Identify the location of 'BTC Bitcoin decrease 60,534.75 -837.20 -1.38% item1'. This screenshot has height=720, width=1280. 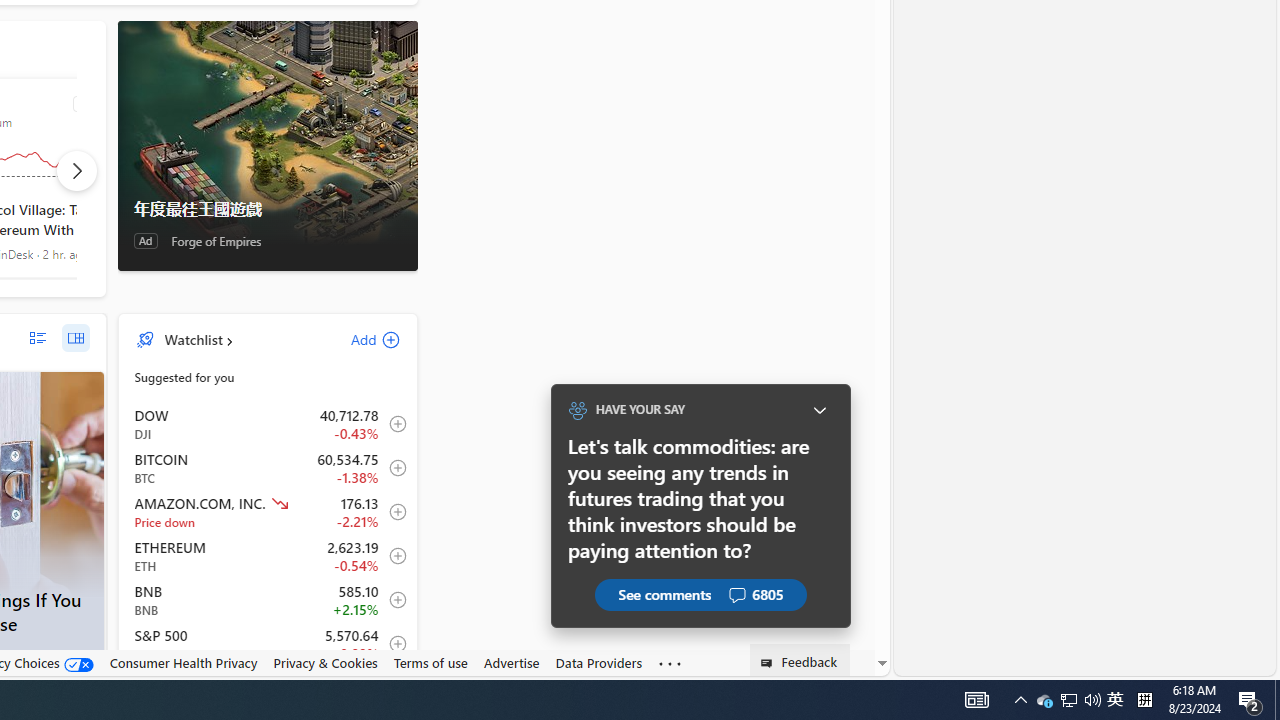
(267, 468).